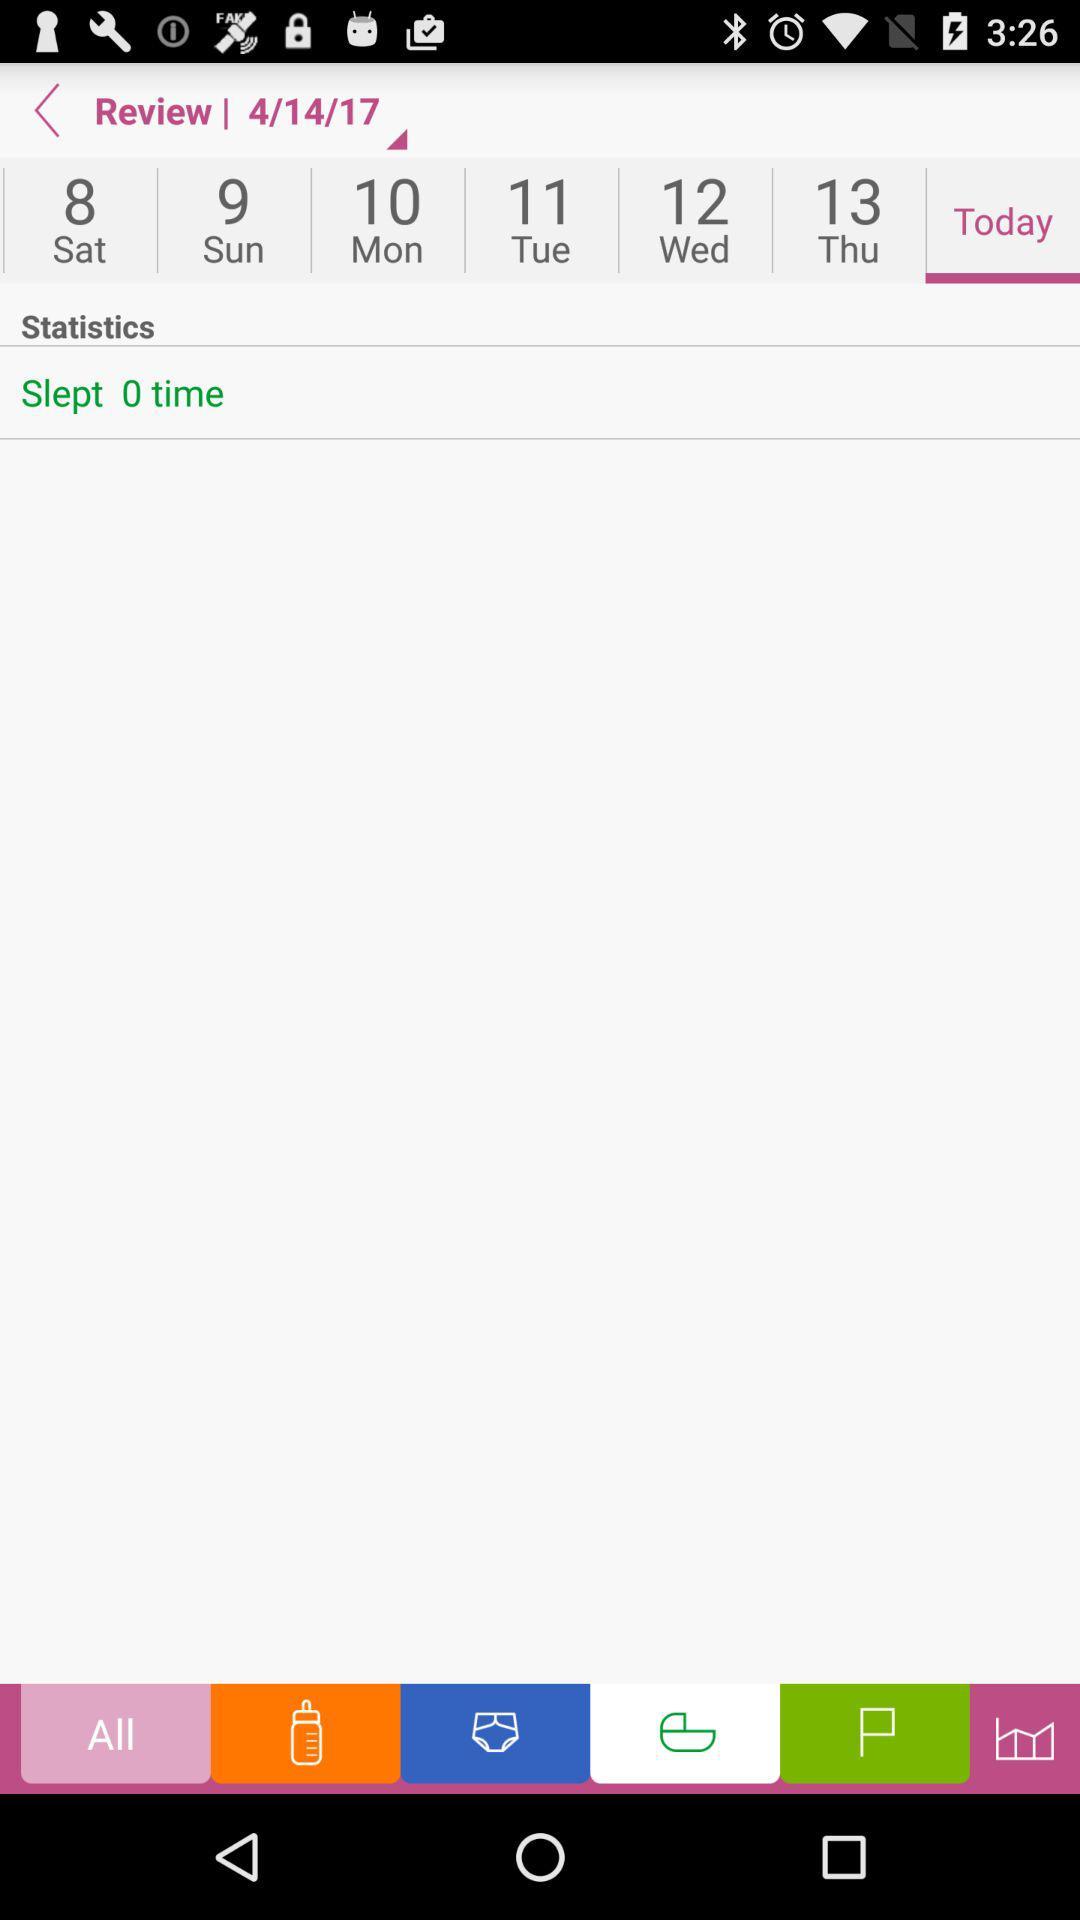  Describe the element at coordinates (1024, 1737) in the screenshot. I see `graphs` at that location.